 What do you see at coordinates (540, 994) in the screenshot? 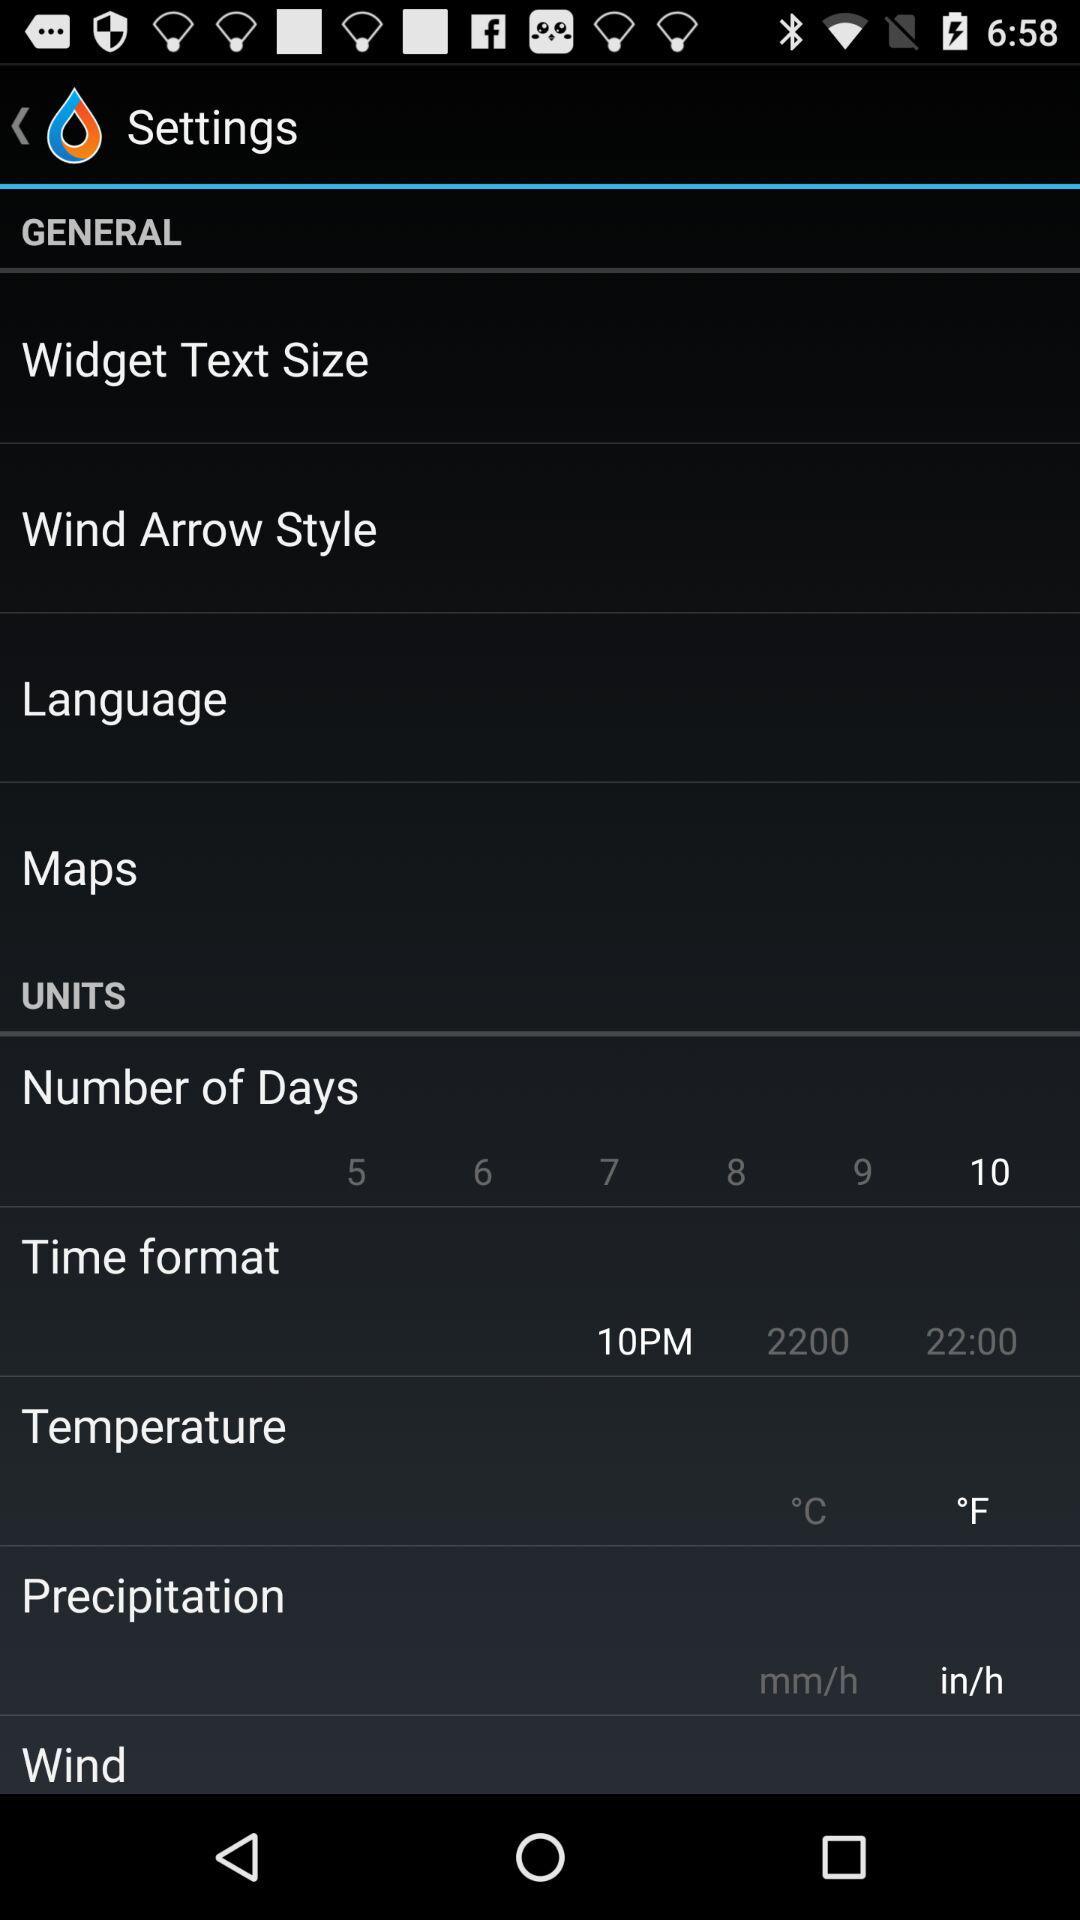
I see `item below the maps` at bounding box center [540, 994].